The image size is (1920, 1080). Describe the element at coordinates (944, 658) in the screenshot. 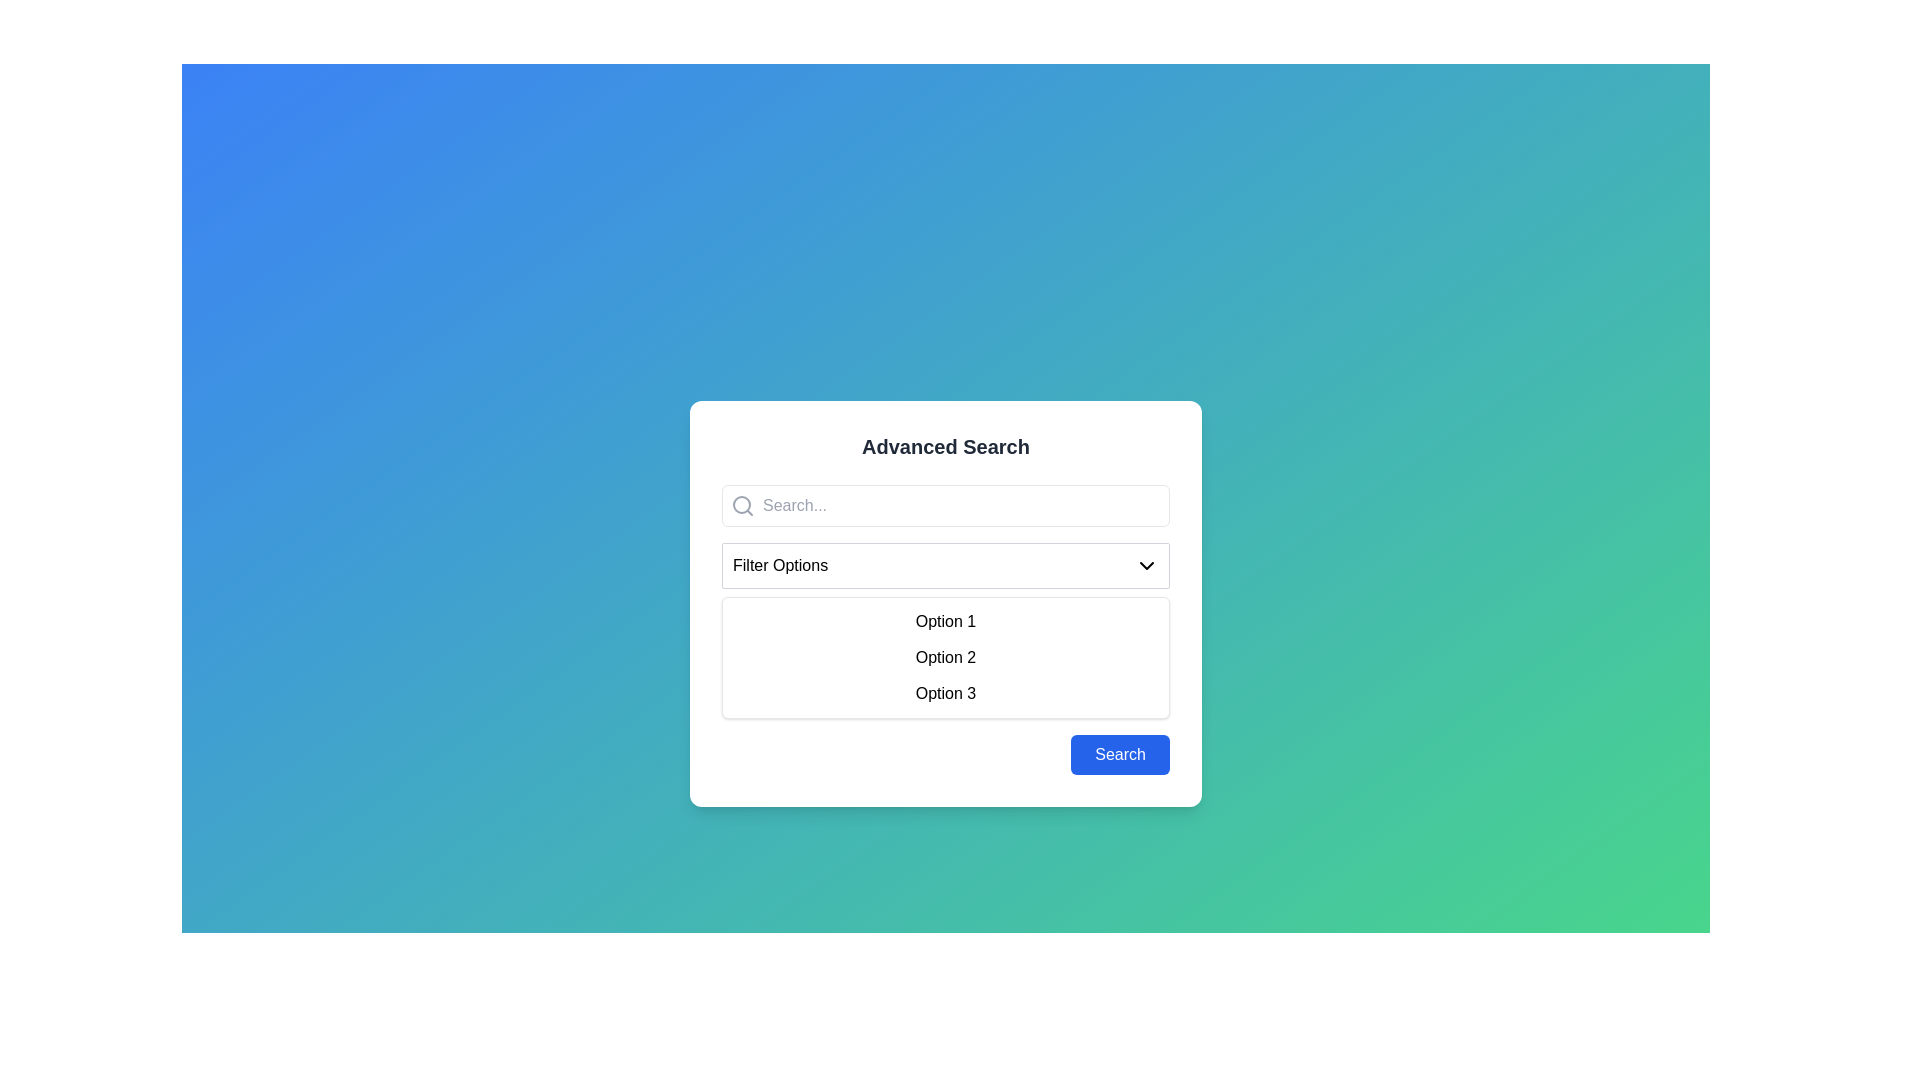

I see `to select the second option in the dropdown list labeled 'Filter Options', which is located in the middle of the vertically stacked list of options` at that location.